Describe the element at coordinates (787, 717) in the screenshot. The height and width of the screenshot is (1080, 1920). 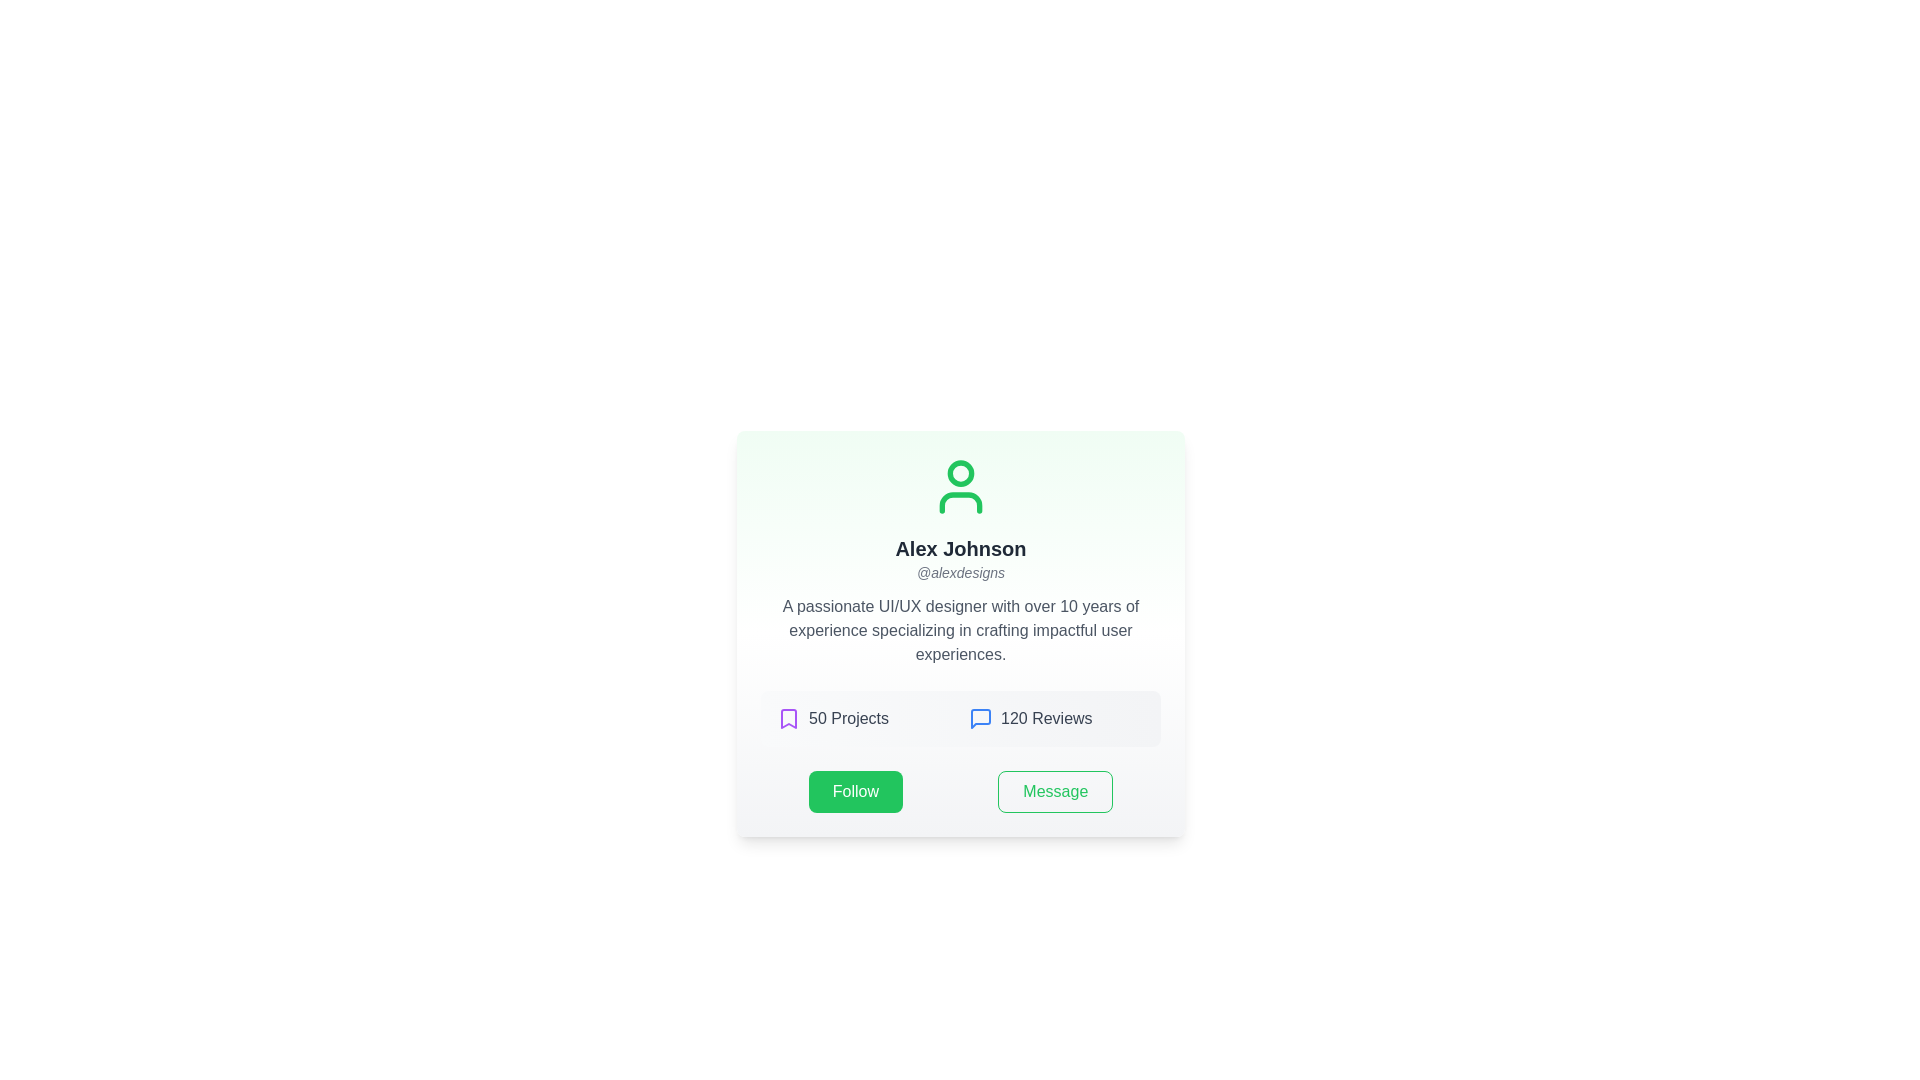
I see `the small bookmark icon with a purple outline located to the left of the text '50 Projects' in the bottom-left area of the user card` at that location.